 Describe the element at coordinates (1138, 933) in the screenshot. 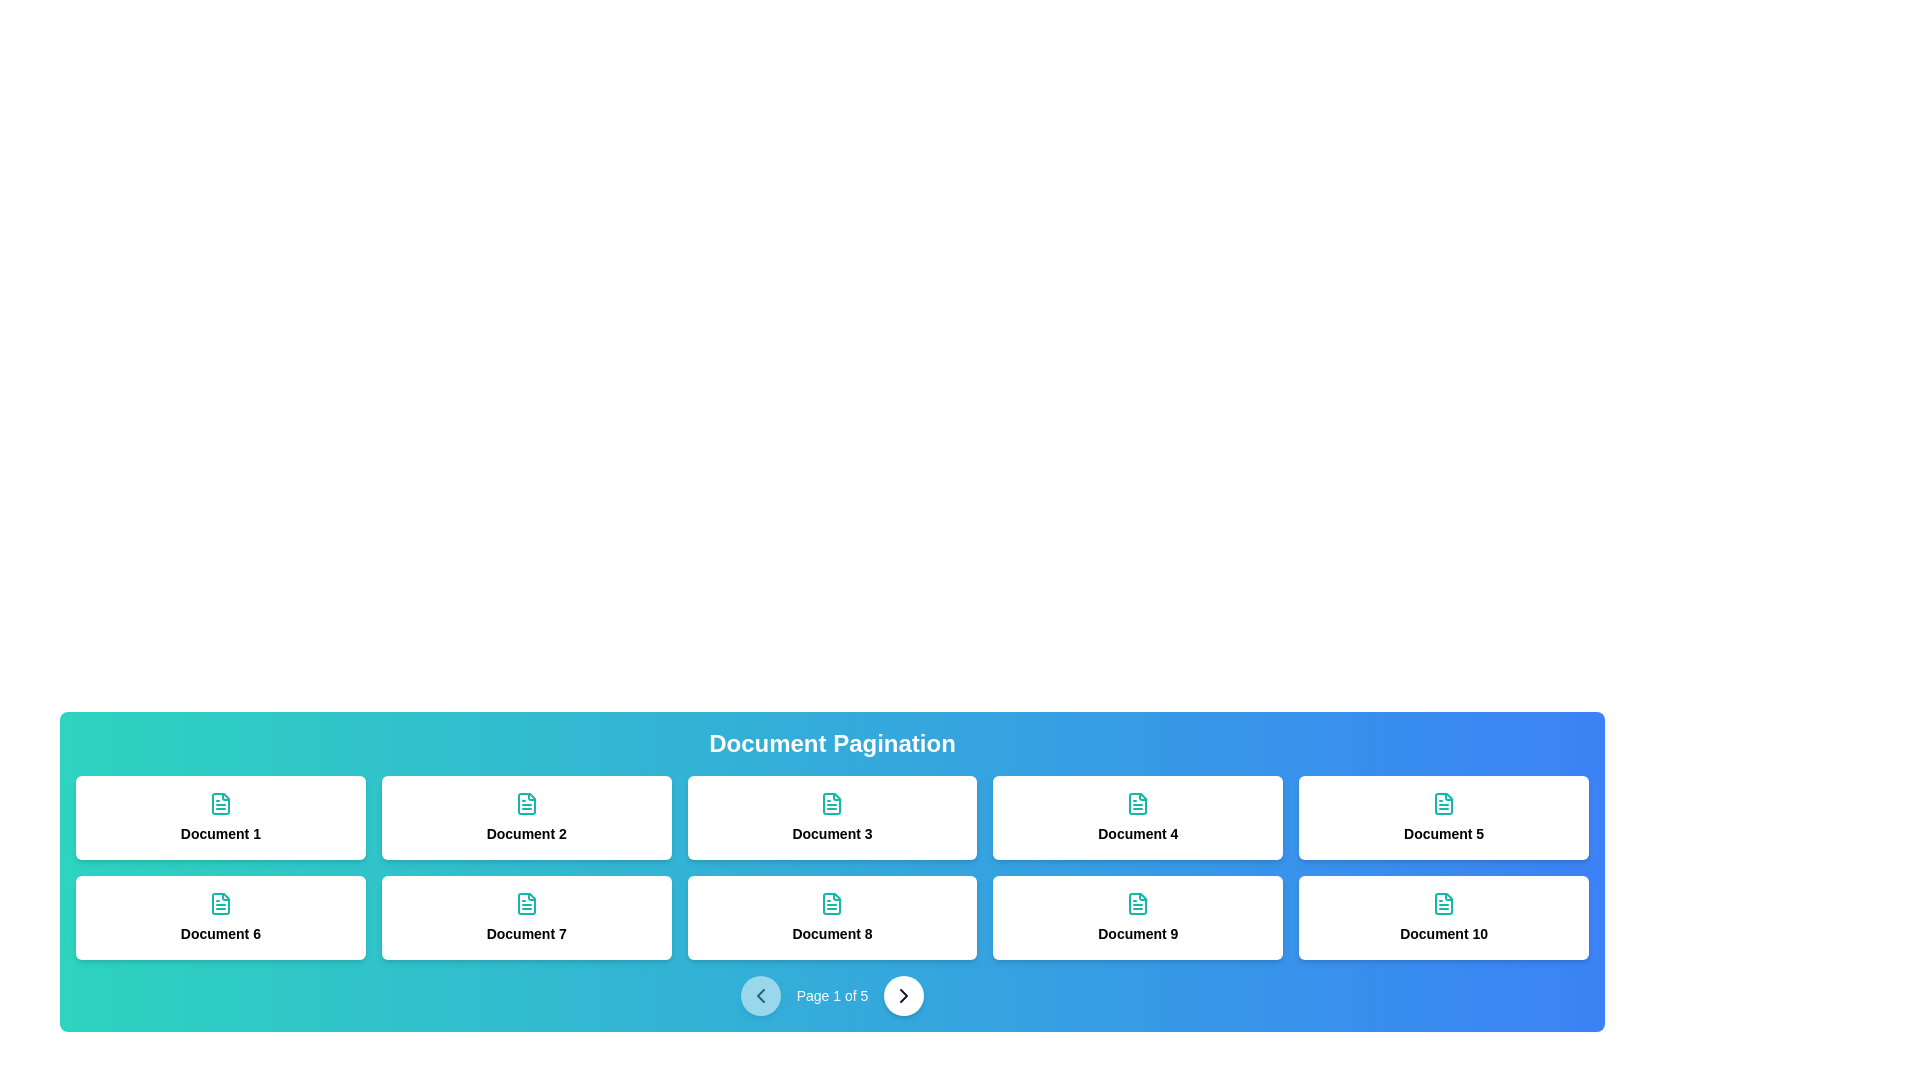

I see `the label displaying 'Document 9' located in the second row and second position of a grid layout in the document viewer` at that location.